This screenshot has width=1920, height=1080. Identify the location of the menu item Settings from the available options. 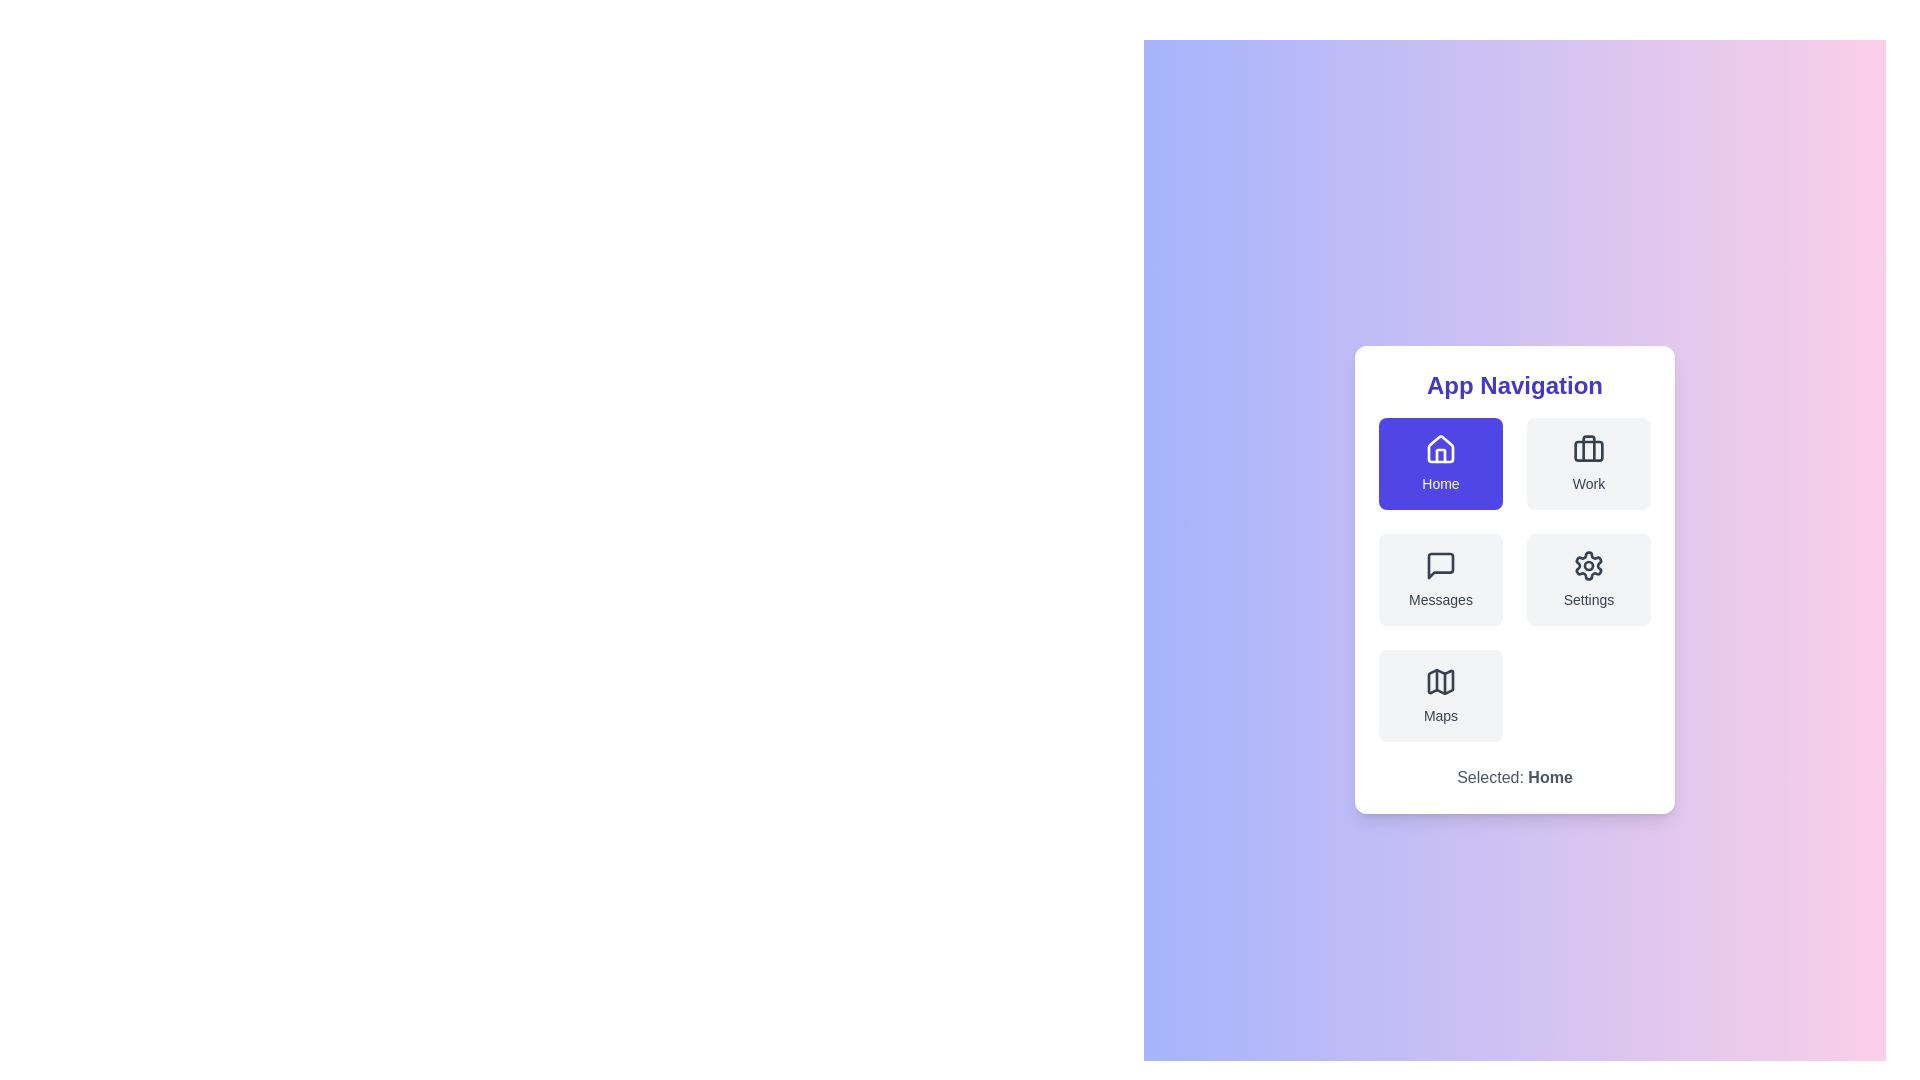
(1587, 579).